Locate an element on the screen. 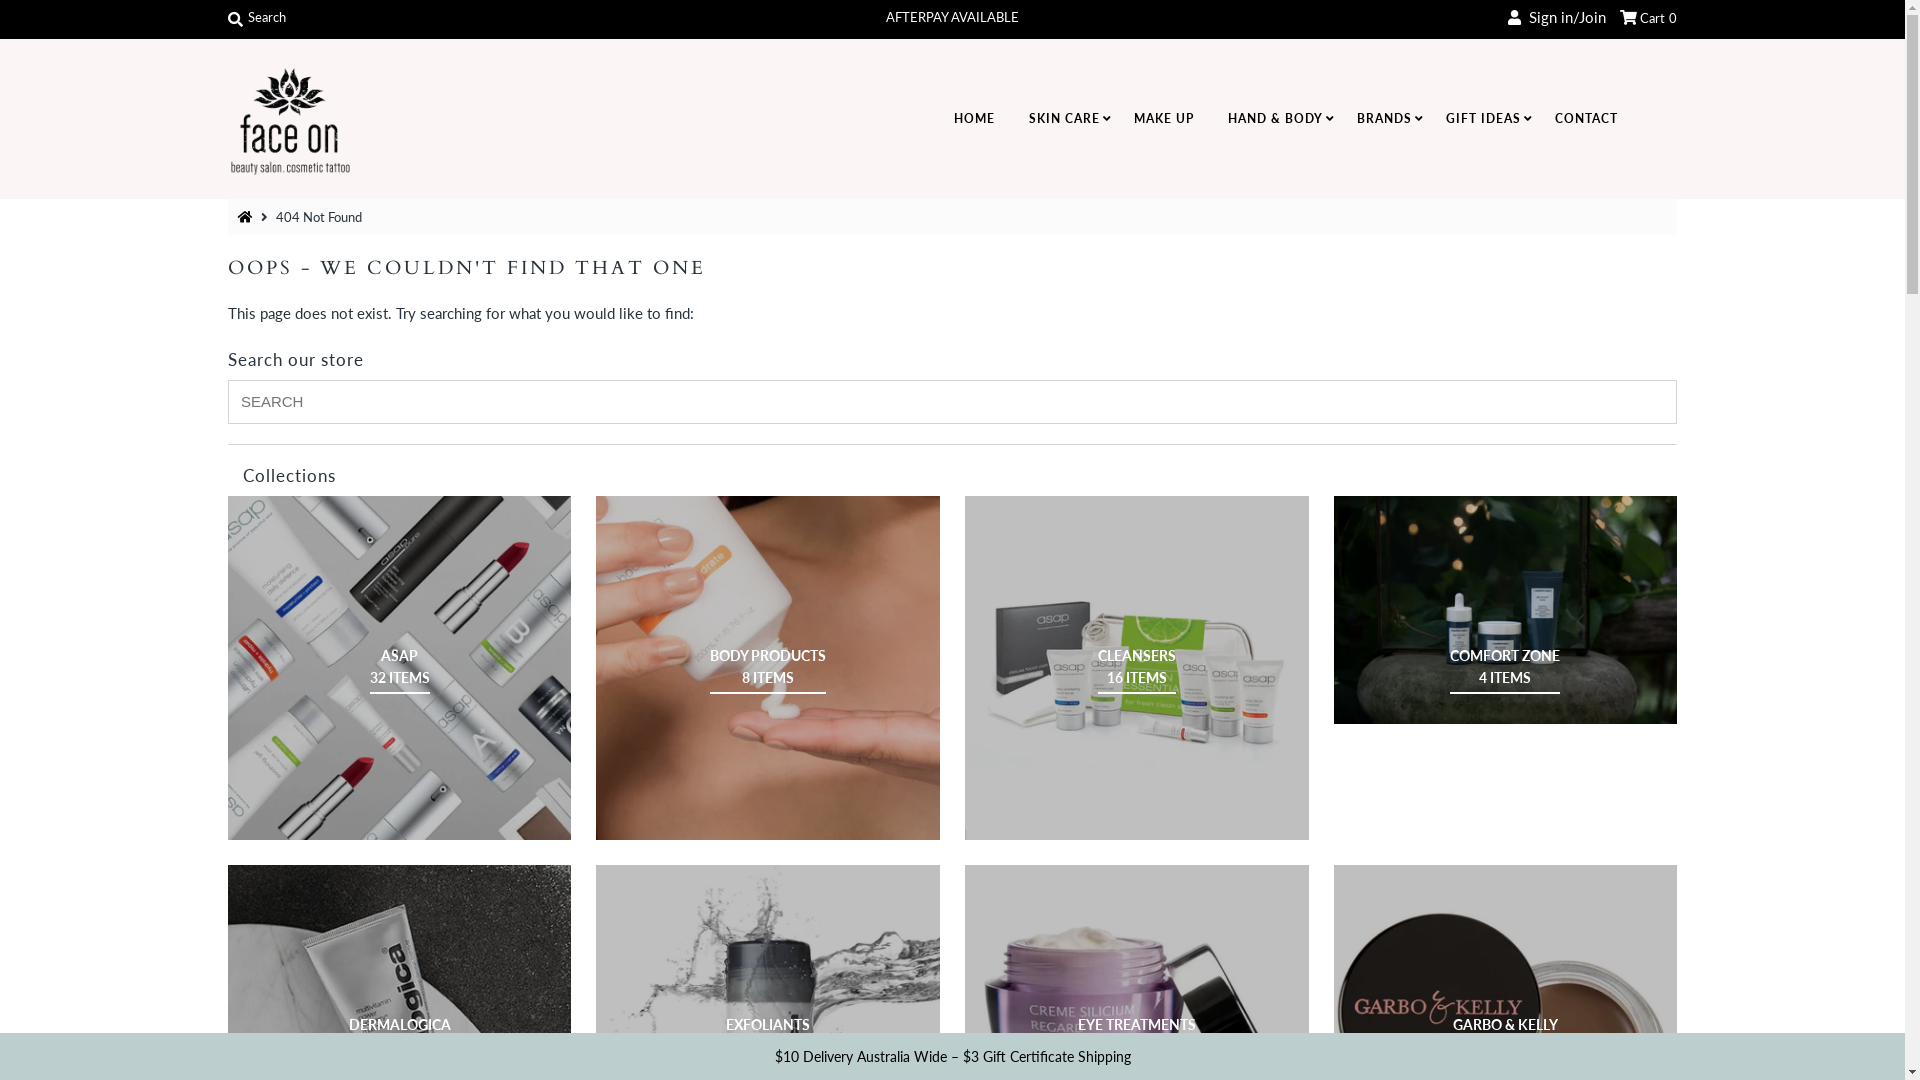  'CONTACT' is located at coordinates (1585, 119).